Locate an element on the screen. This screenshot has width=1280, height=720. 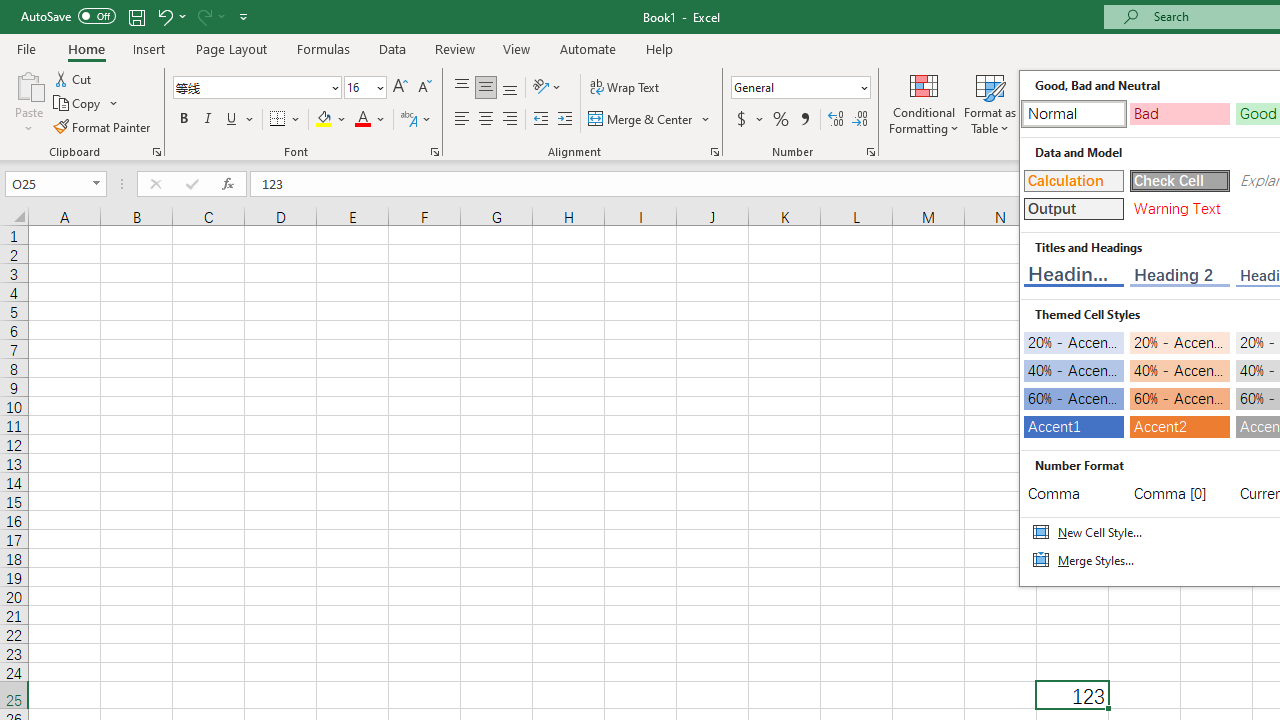
'Fill Color RGB(255, 255, 0)' is located at coordinates (324, 119).